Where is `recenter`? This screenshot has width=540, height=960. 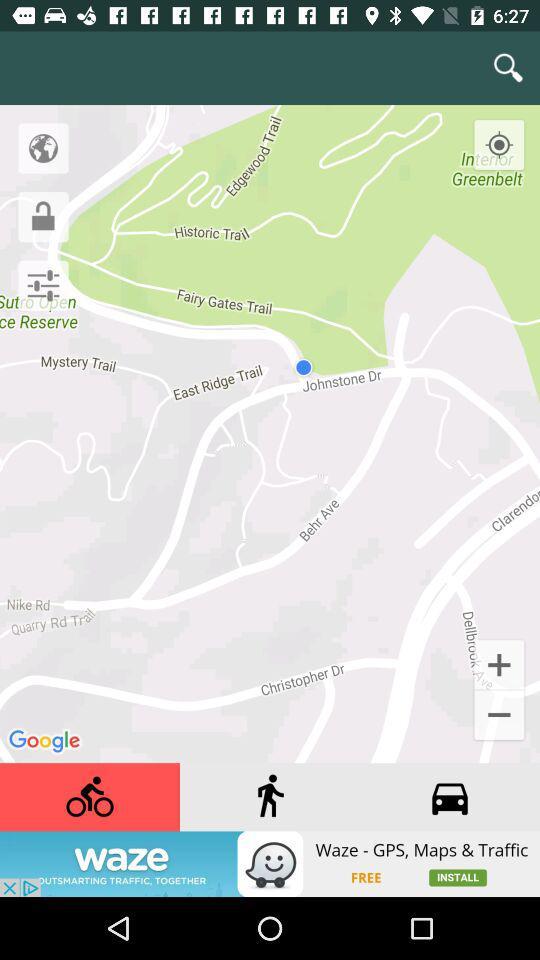 recenter is located at coordinates (516, 127).